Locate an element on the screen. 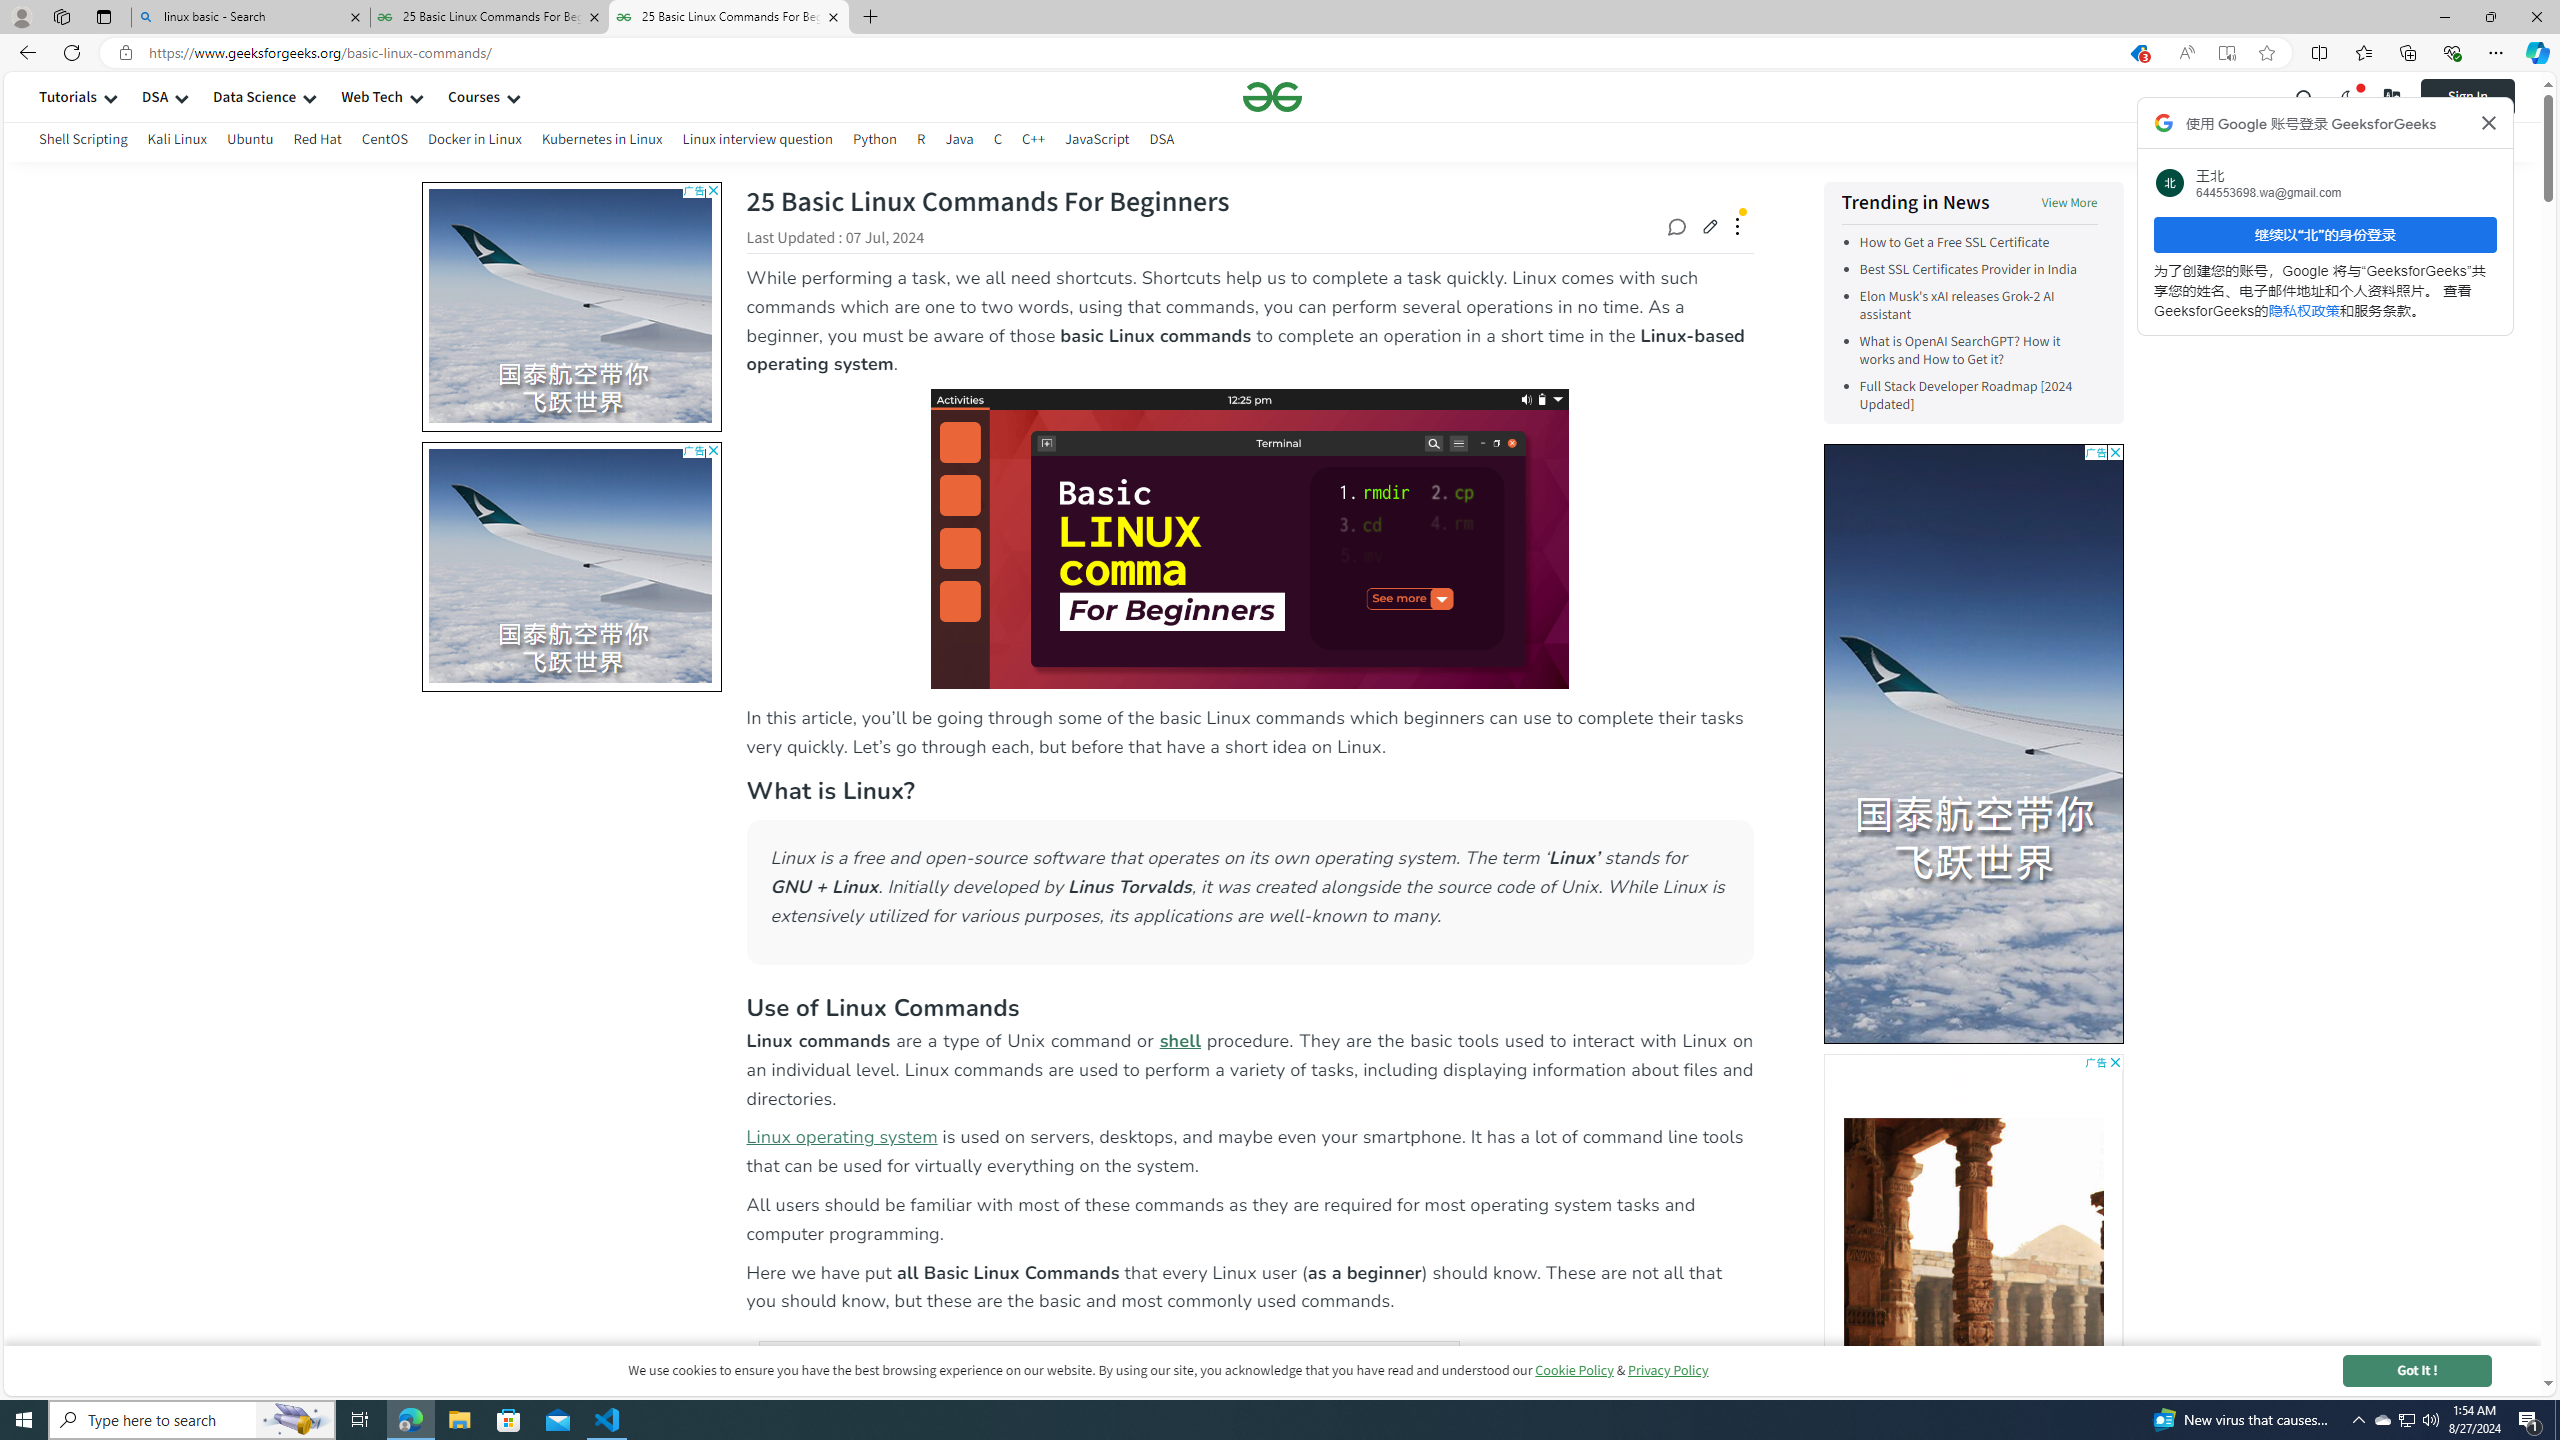 The height and width of the screenshot is (1440, 2560). 'Cookie Policy' is located at coordinates (1573, 1370).